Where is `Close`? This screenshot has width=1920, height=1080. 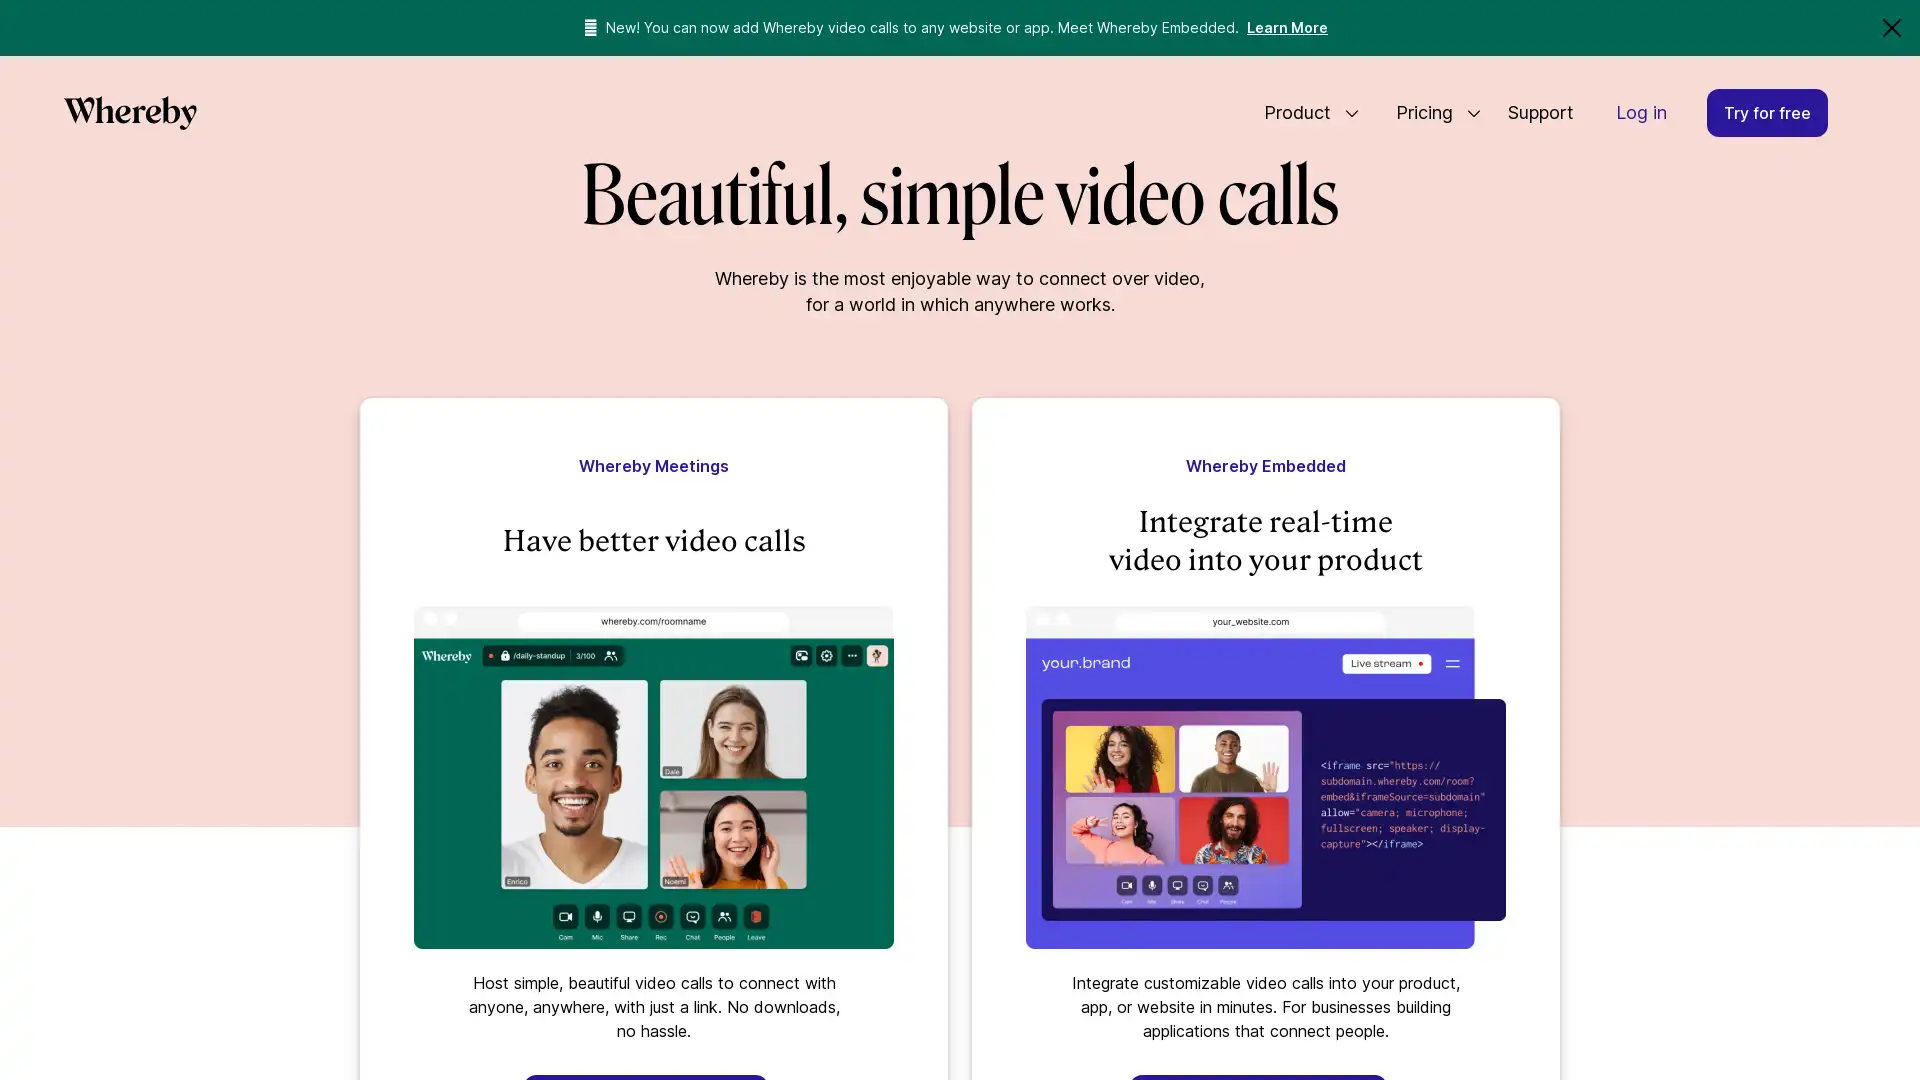
Close is located at coordinates (1890, 27).